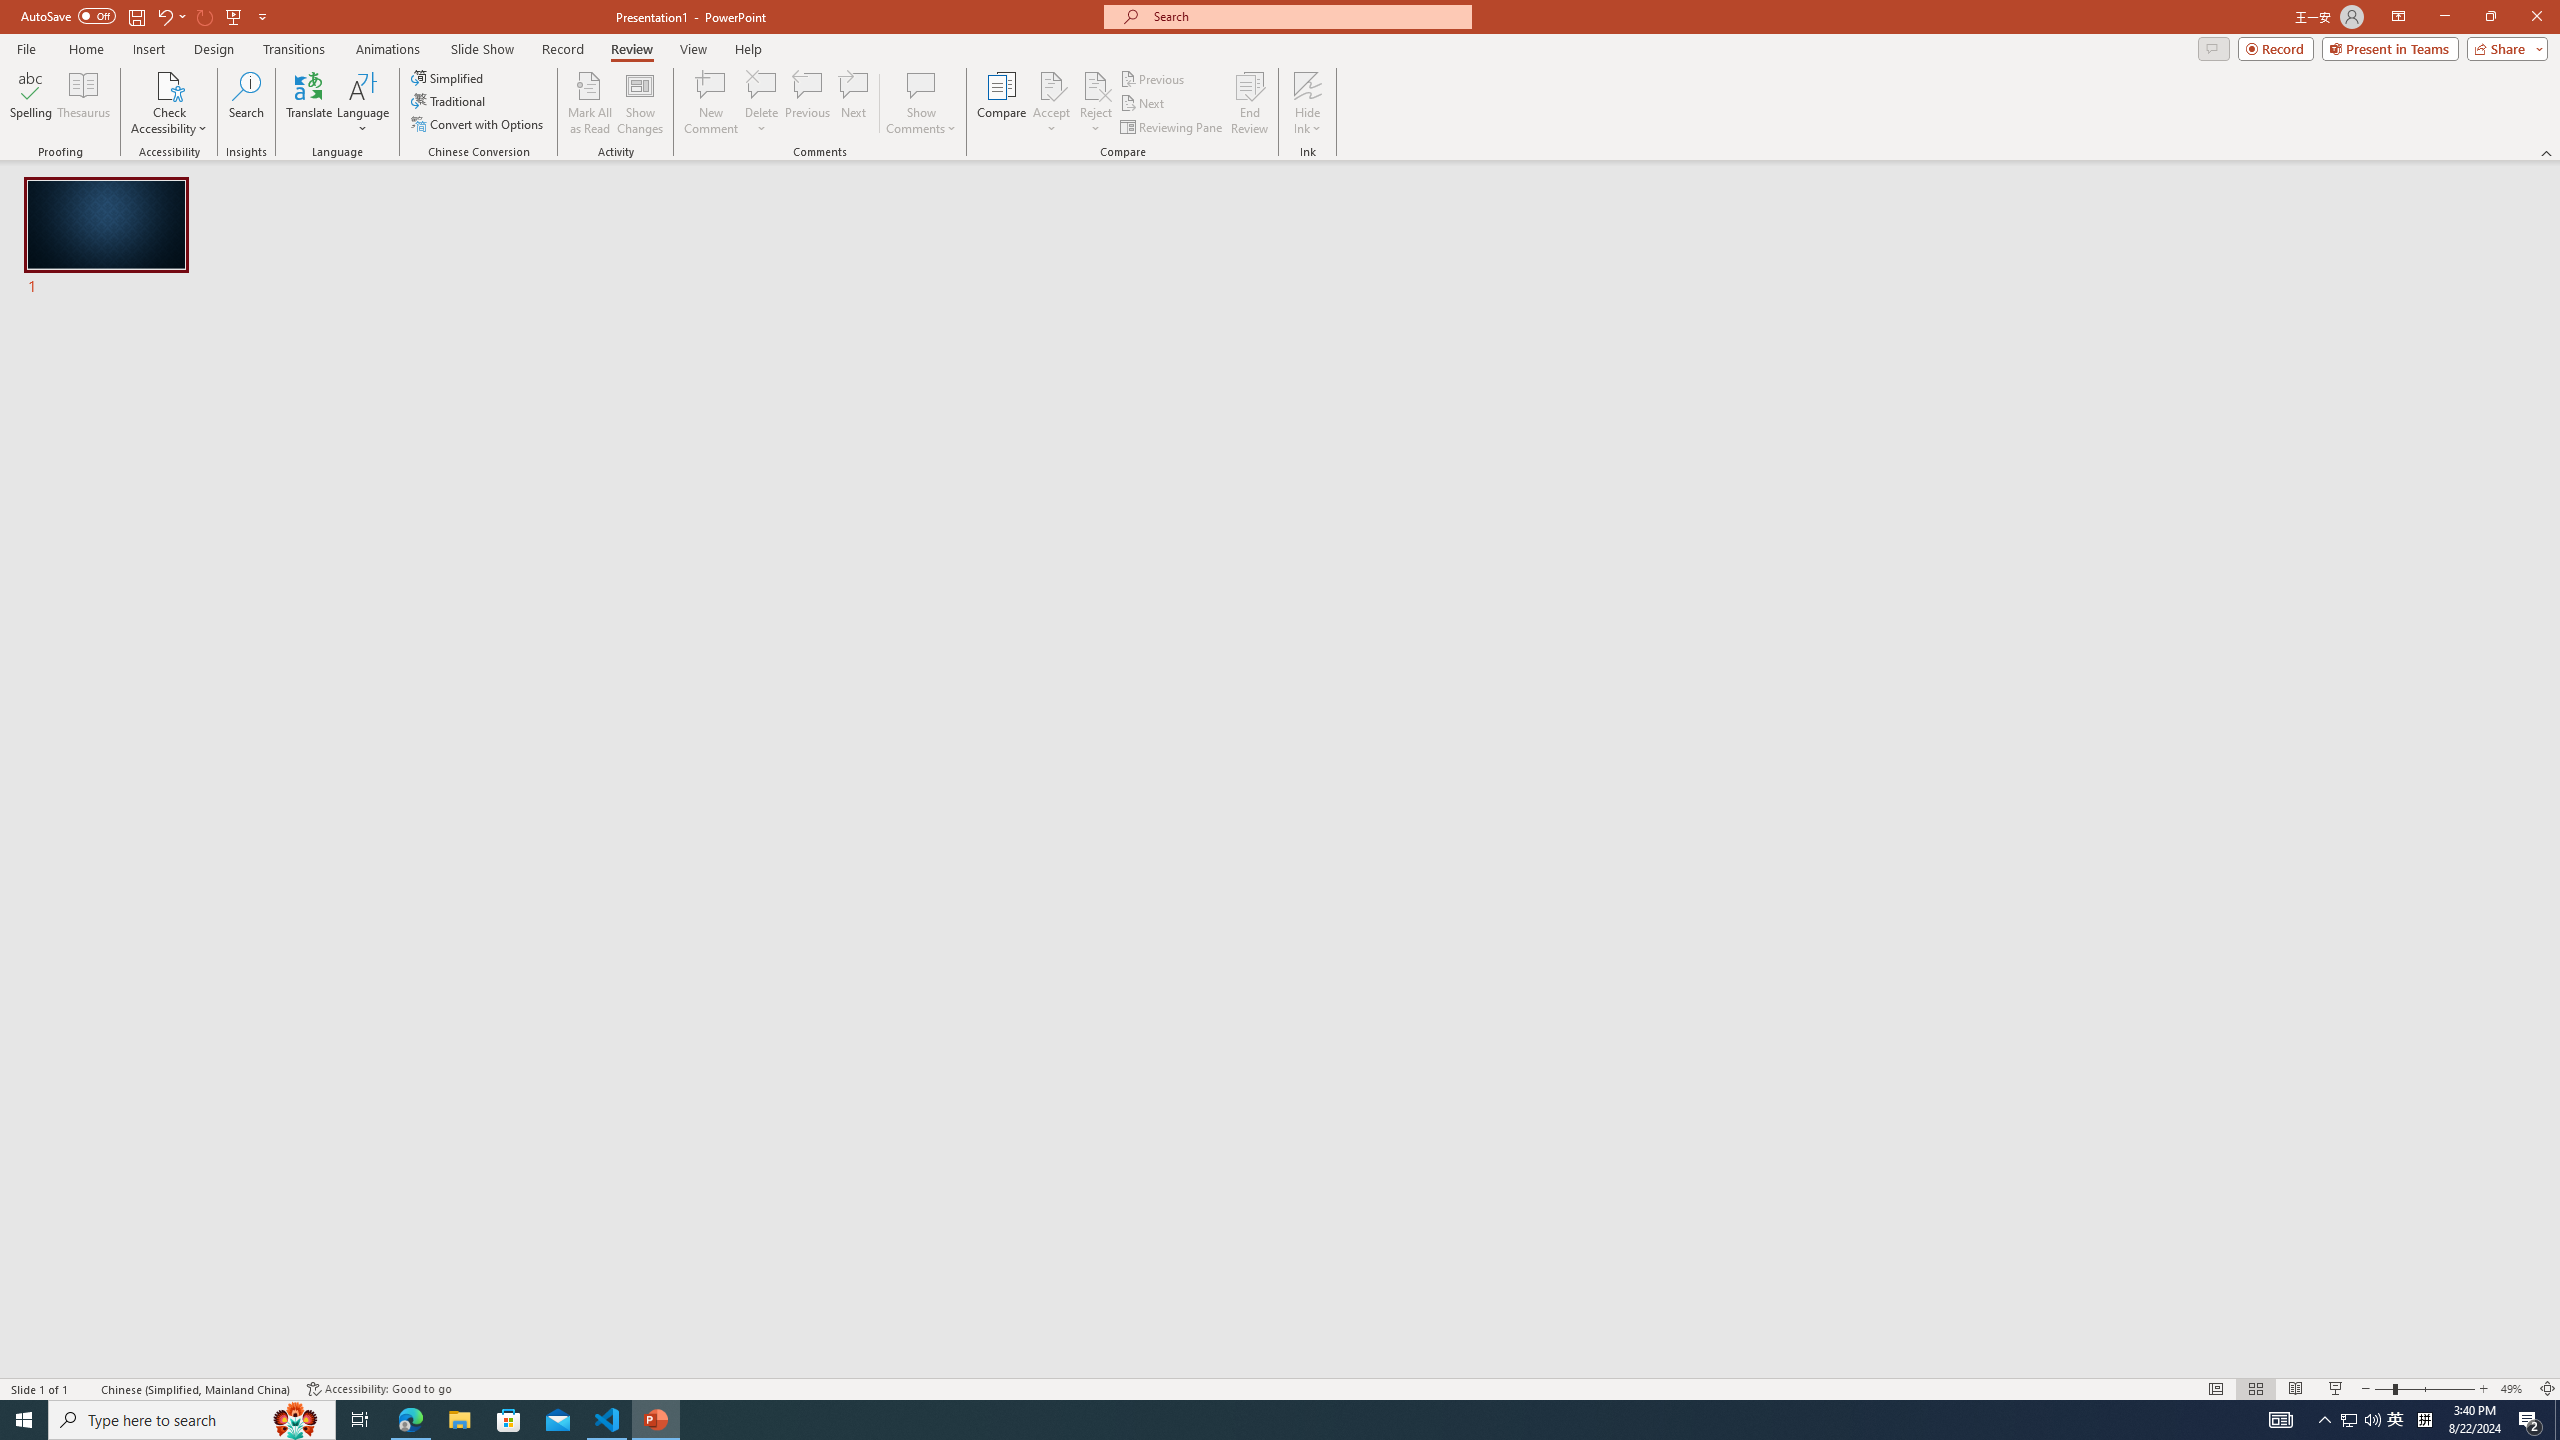 This screenshot has height=1440, width=2560. I want to click on 'Thesaurus...', so click(82, 103).